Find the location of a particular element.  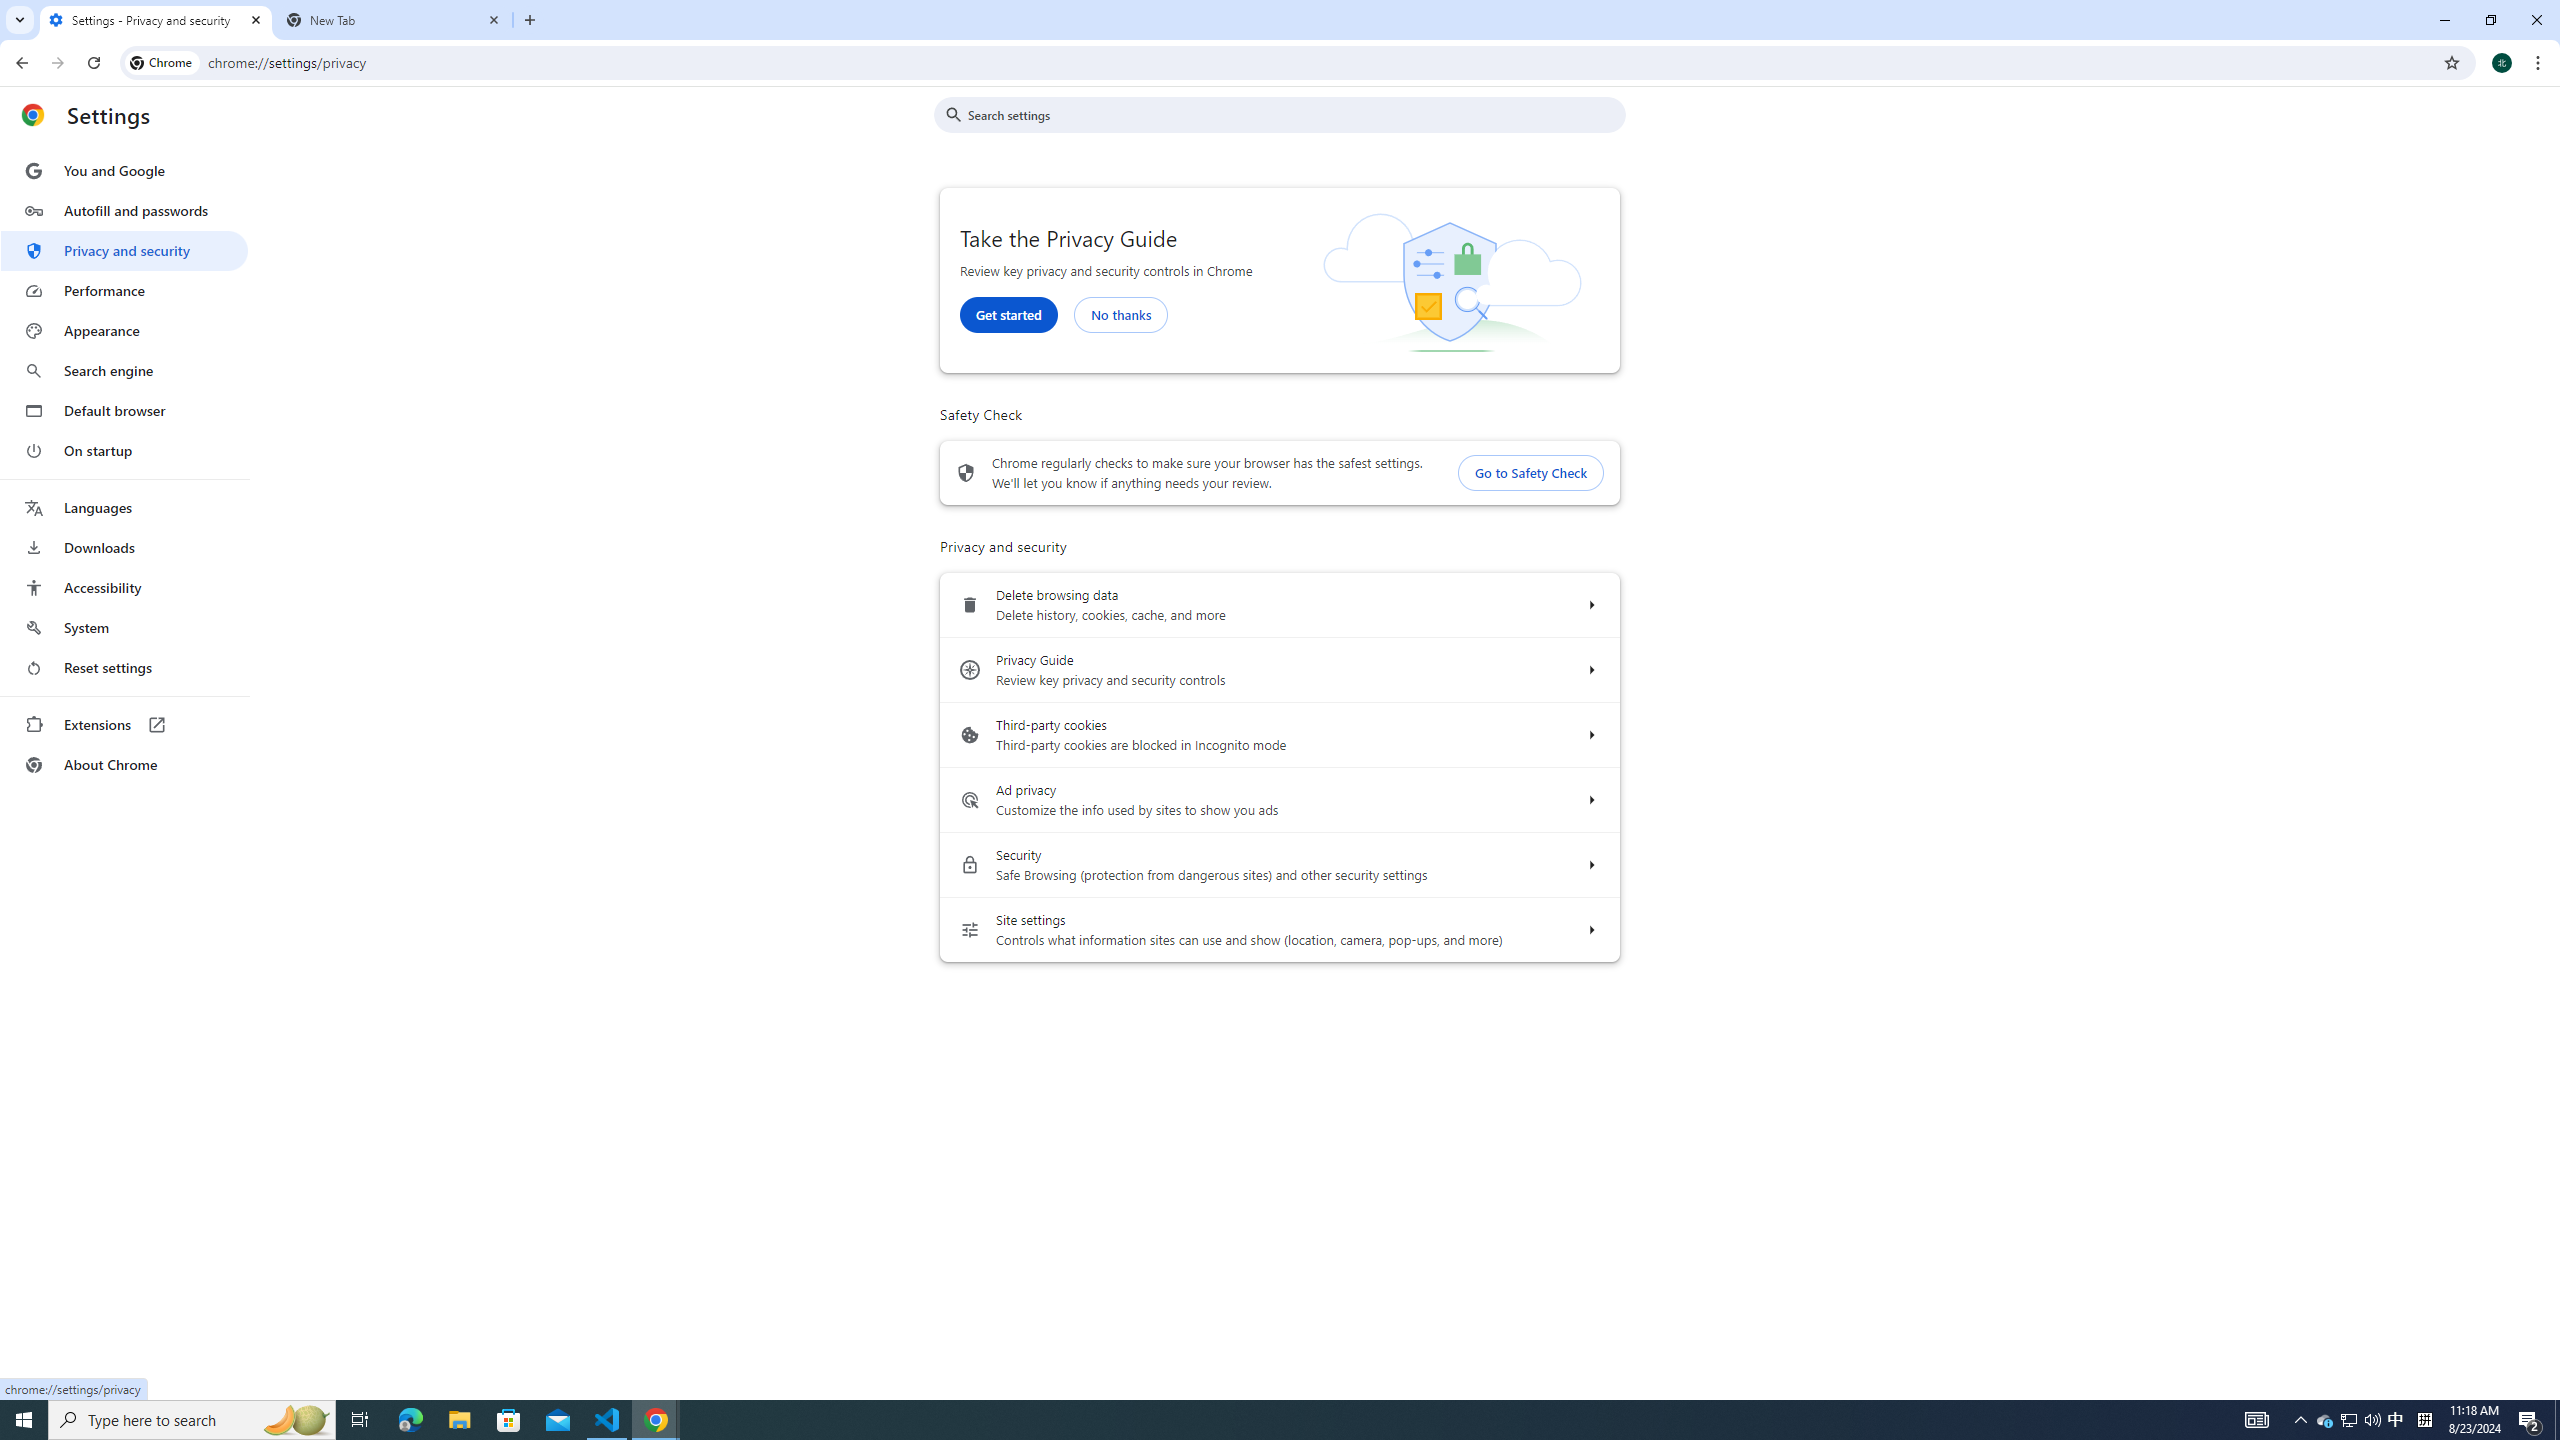

'Autofill and passwords' is located at coordinates (123, 210).